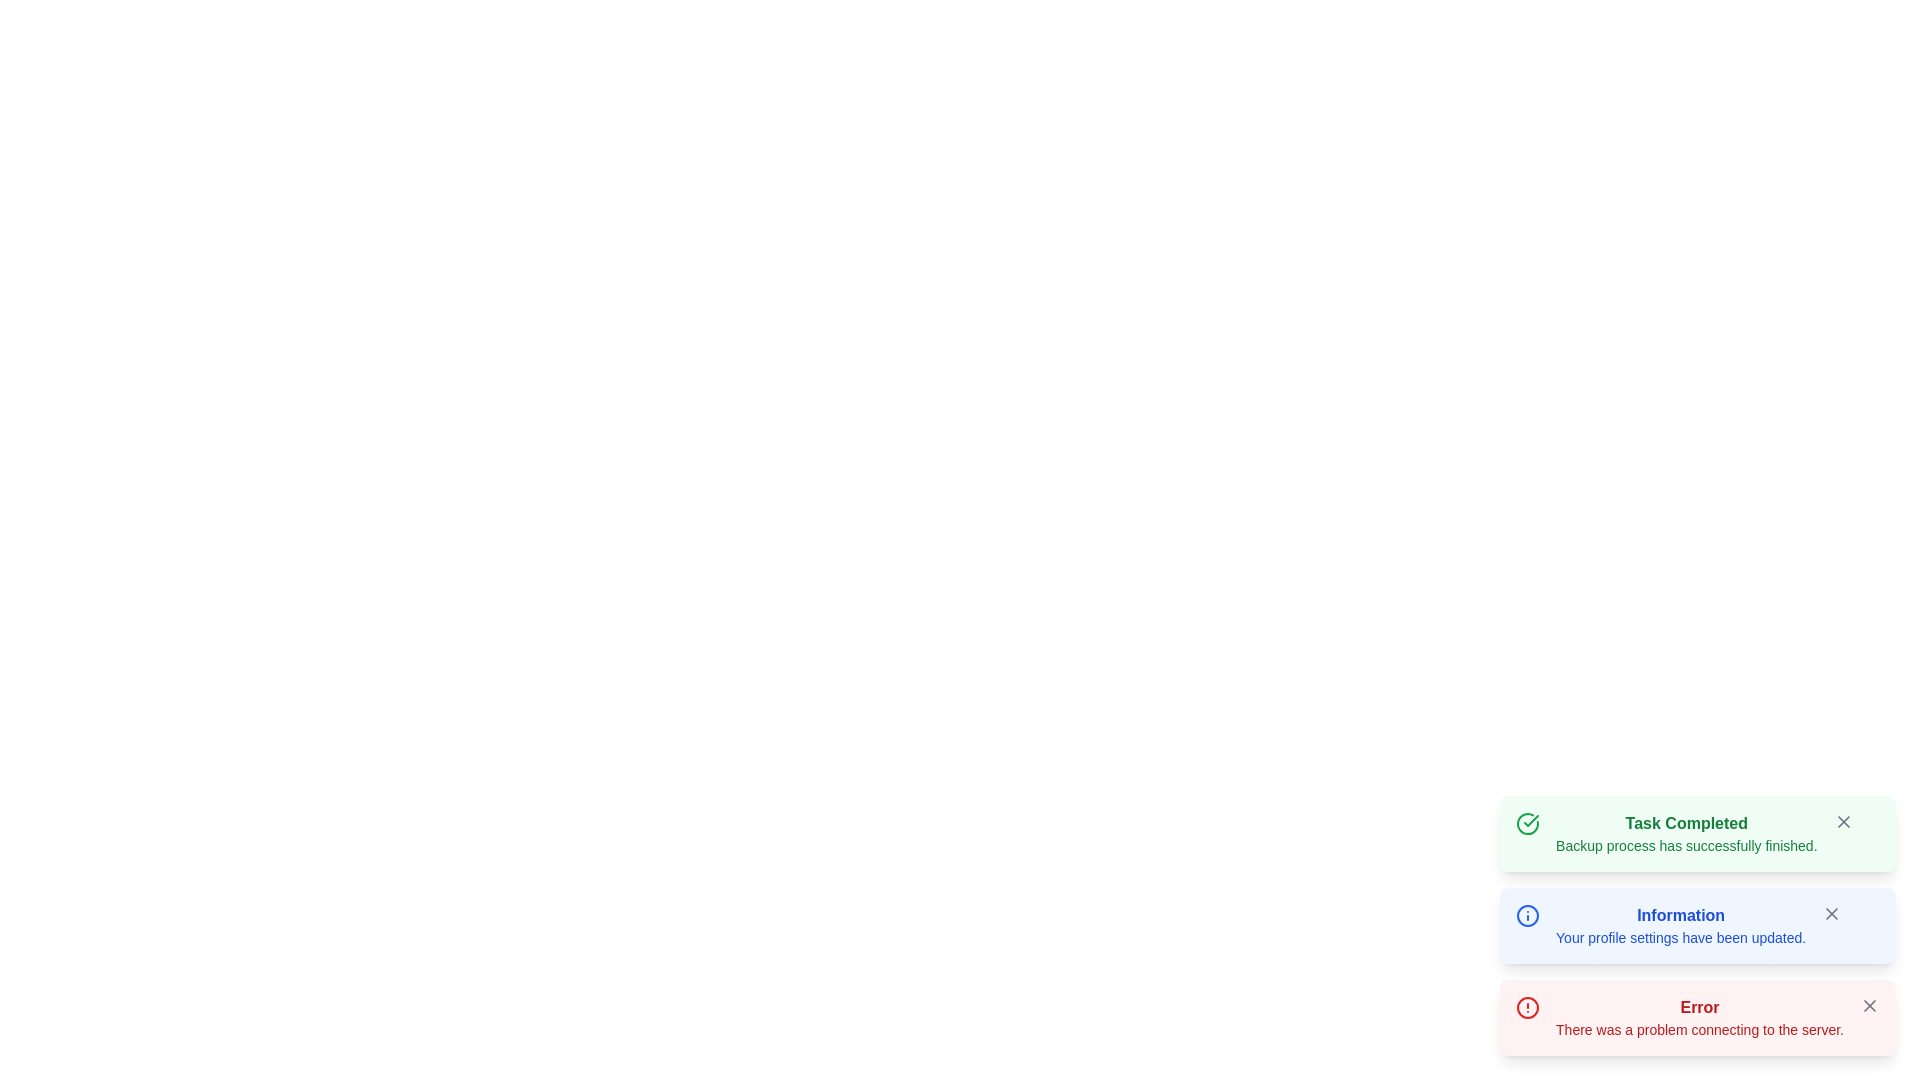 Image resolution: width=1920 pixels, height=1080 pixels. Describe the element at coordinates (1527, 915) in the screenshot. I see `the small circular information icon with a blue outline located on the left side of the 'Information' notification message, preceding the title 'Information'` at that location.